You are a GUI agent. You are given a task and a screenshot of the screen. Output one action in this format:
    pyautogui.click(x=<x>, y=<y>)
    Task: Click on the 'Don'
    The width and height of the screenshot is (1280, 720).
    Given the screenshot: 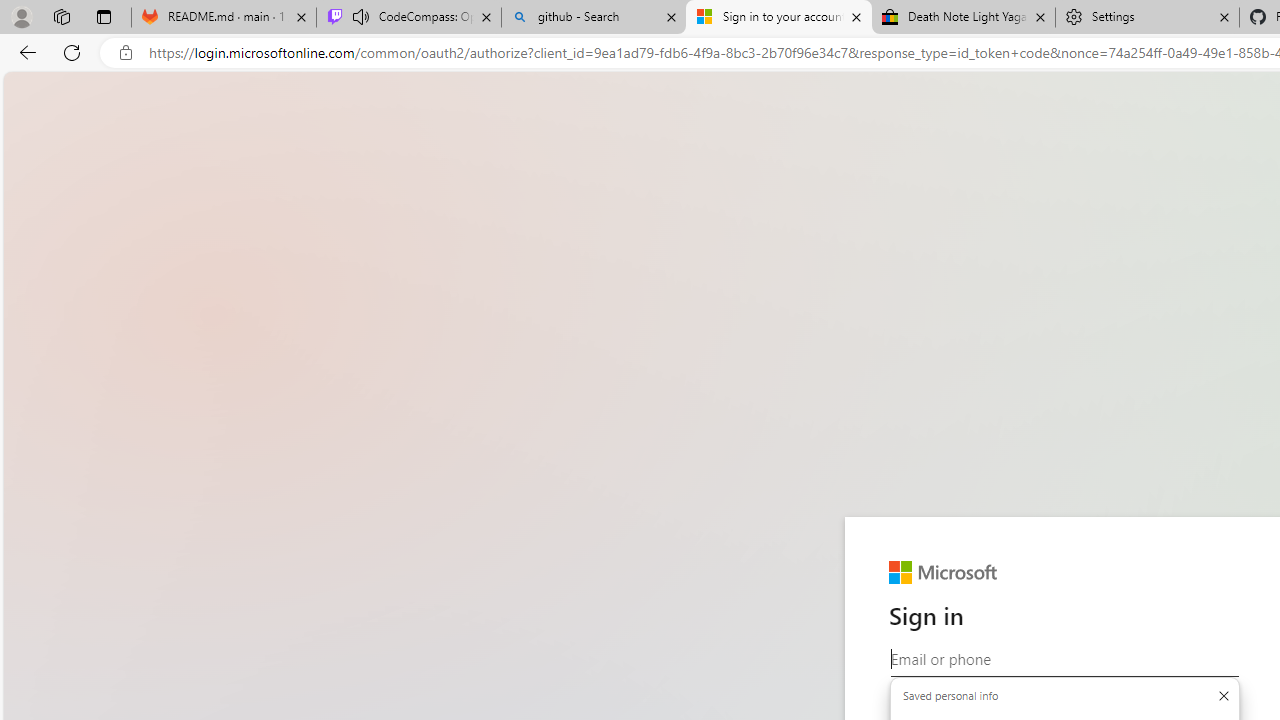 What is the action you would take?
    pyautogui.click(x=1222, y=694)
    